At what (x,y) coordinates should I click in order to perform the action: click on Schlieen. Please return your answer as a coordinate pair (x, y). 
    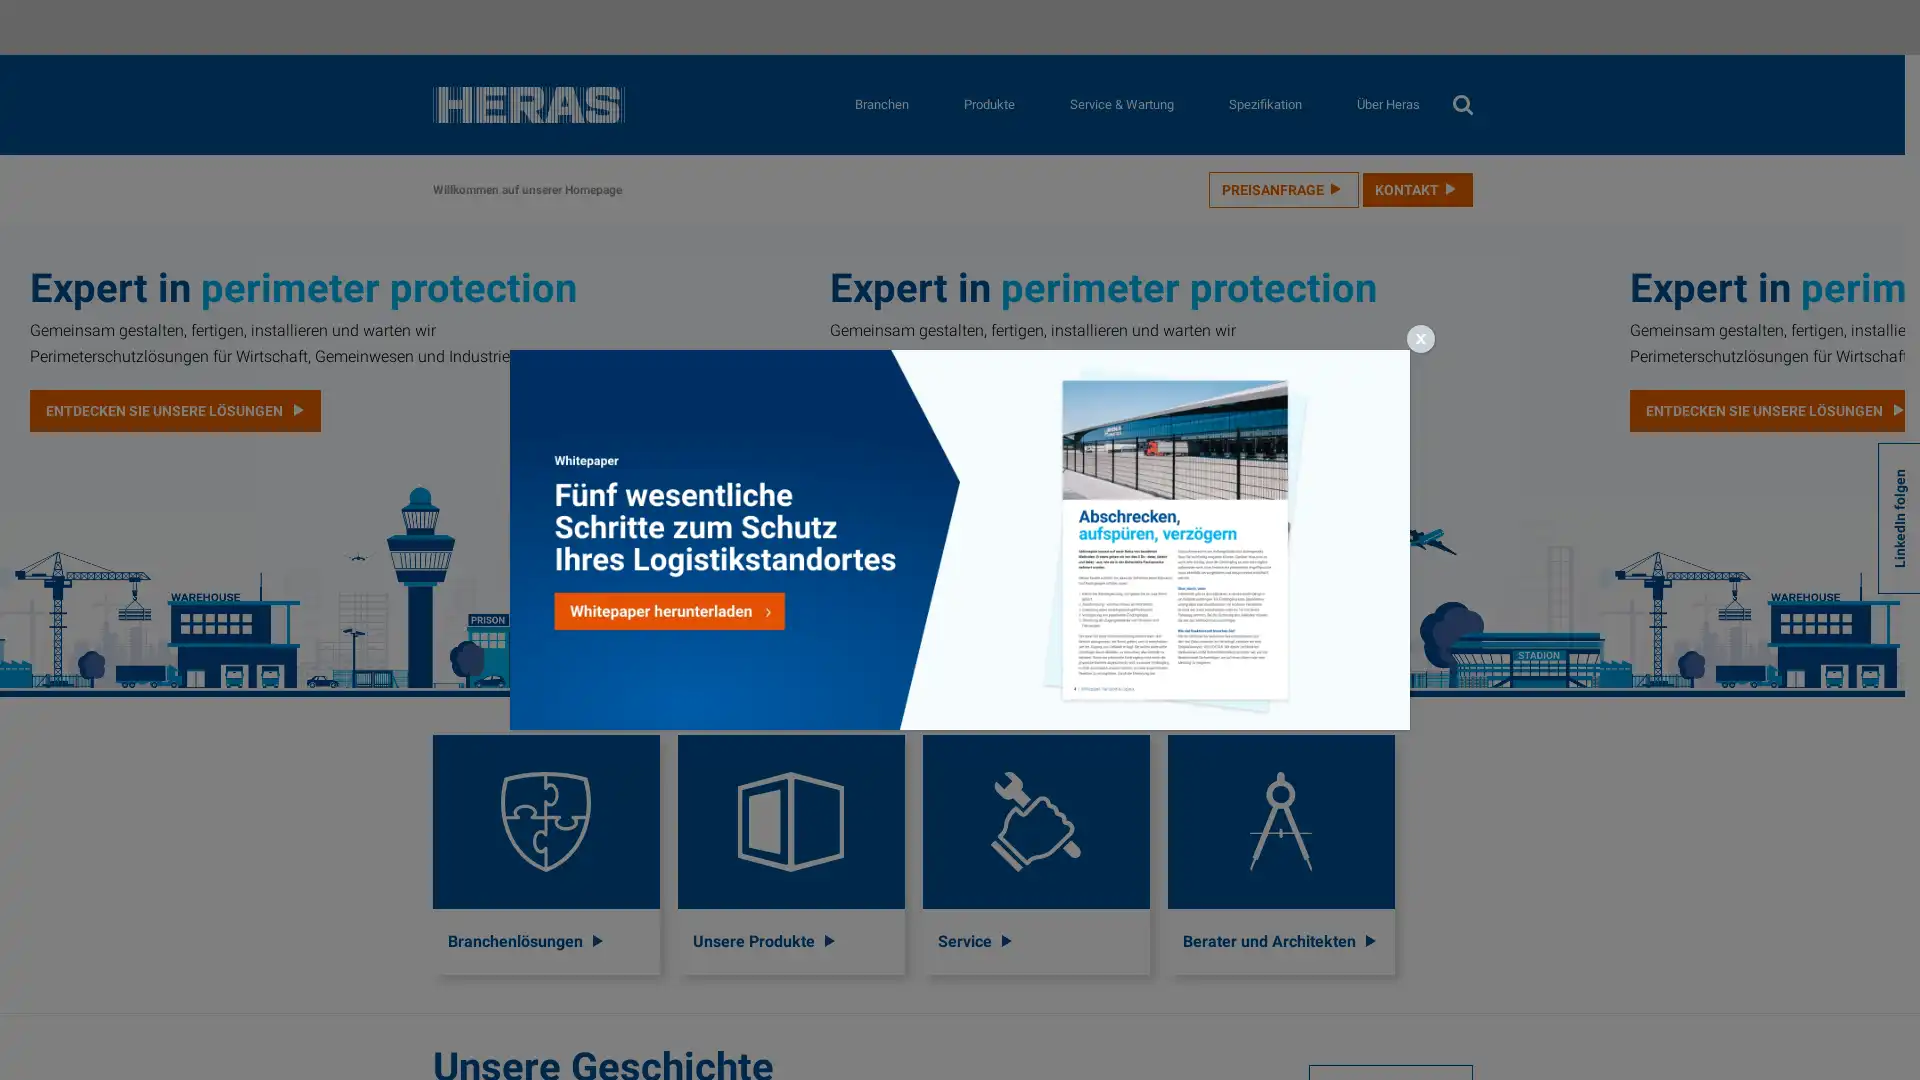
    Looking at the image, I should click on (1419, 338).